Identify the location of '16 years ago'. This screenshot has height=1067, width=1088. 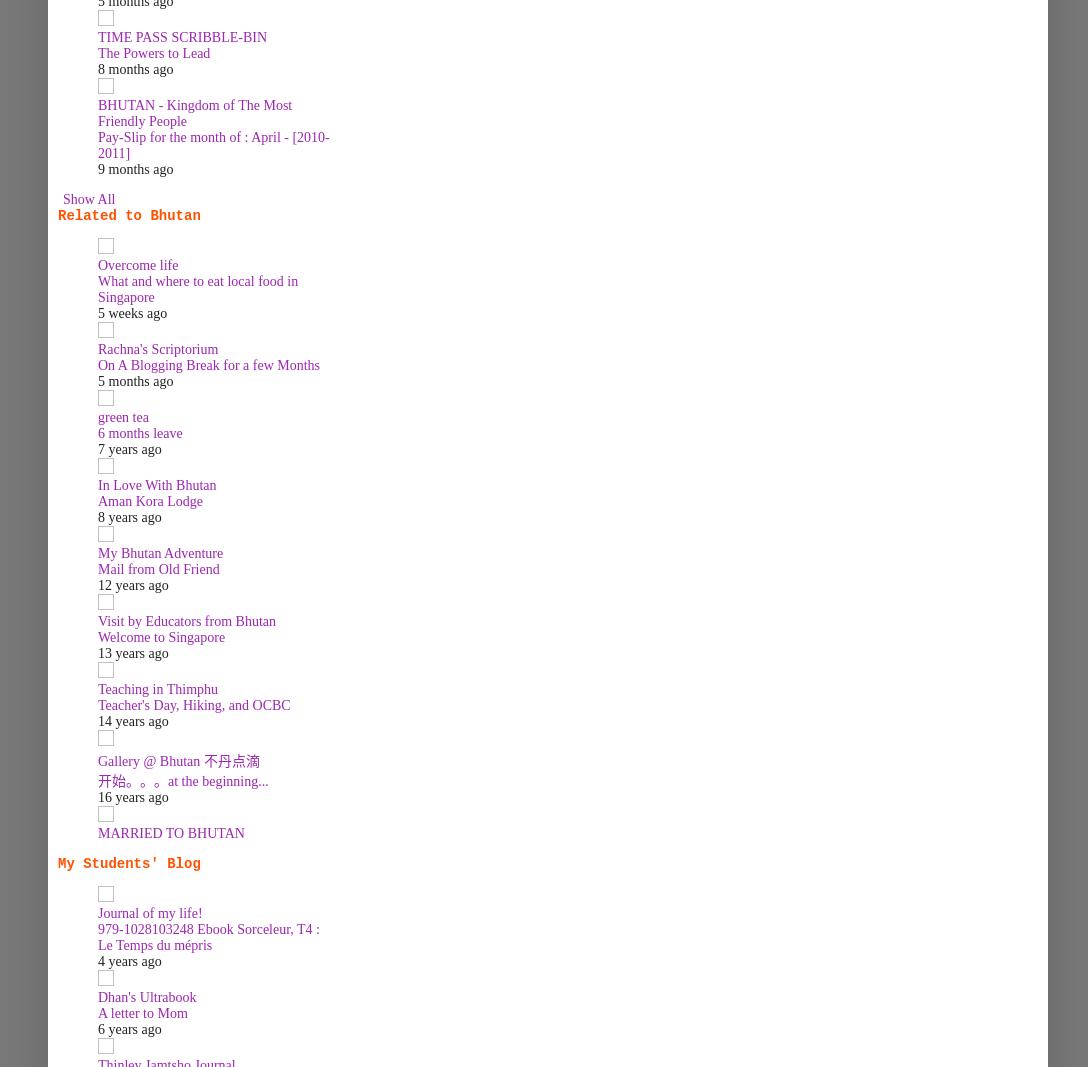
(98, 796).